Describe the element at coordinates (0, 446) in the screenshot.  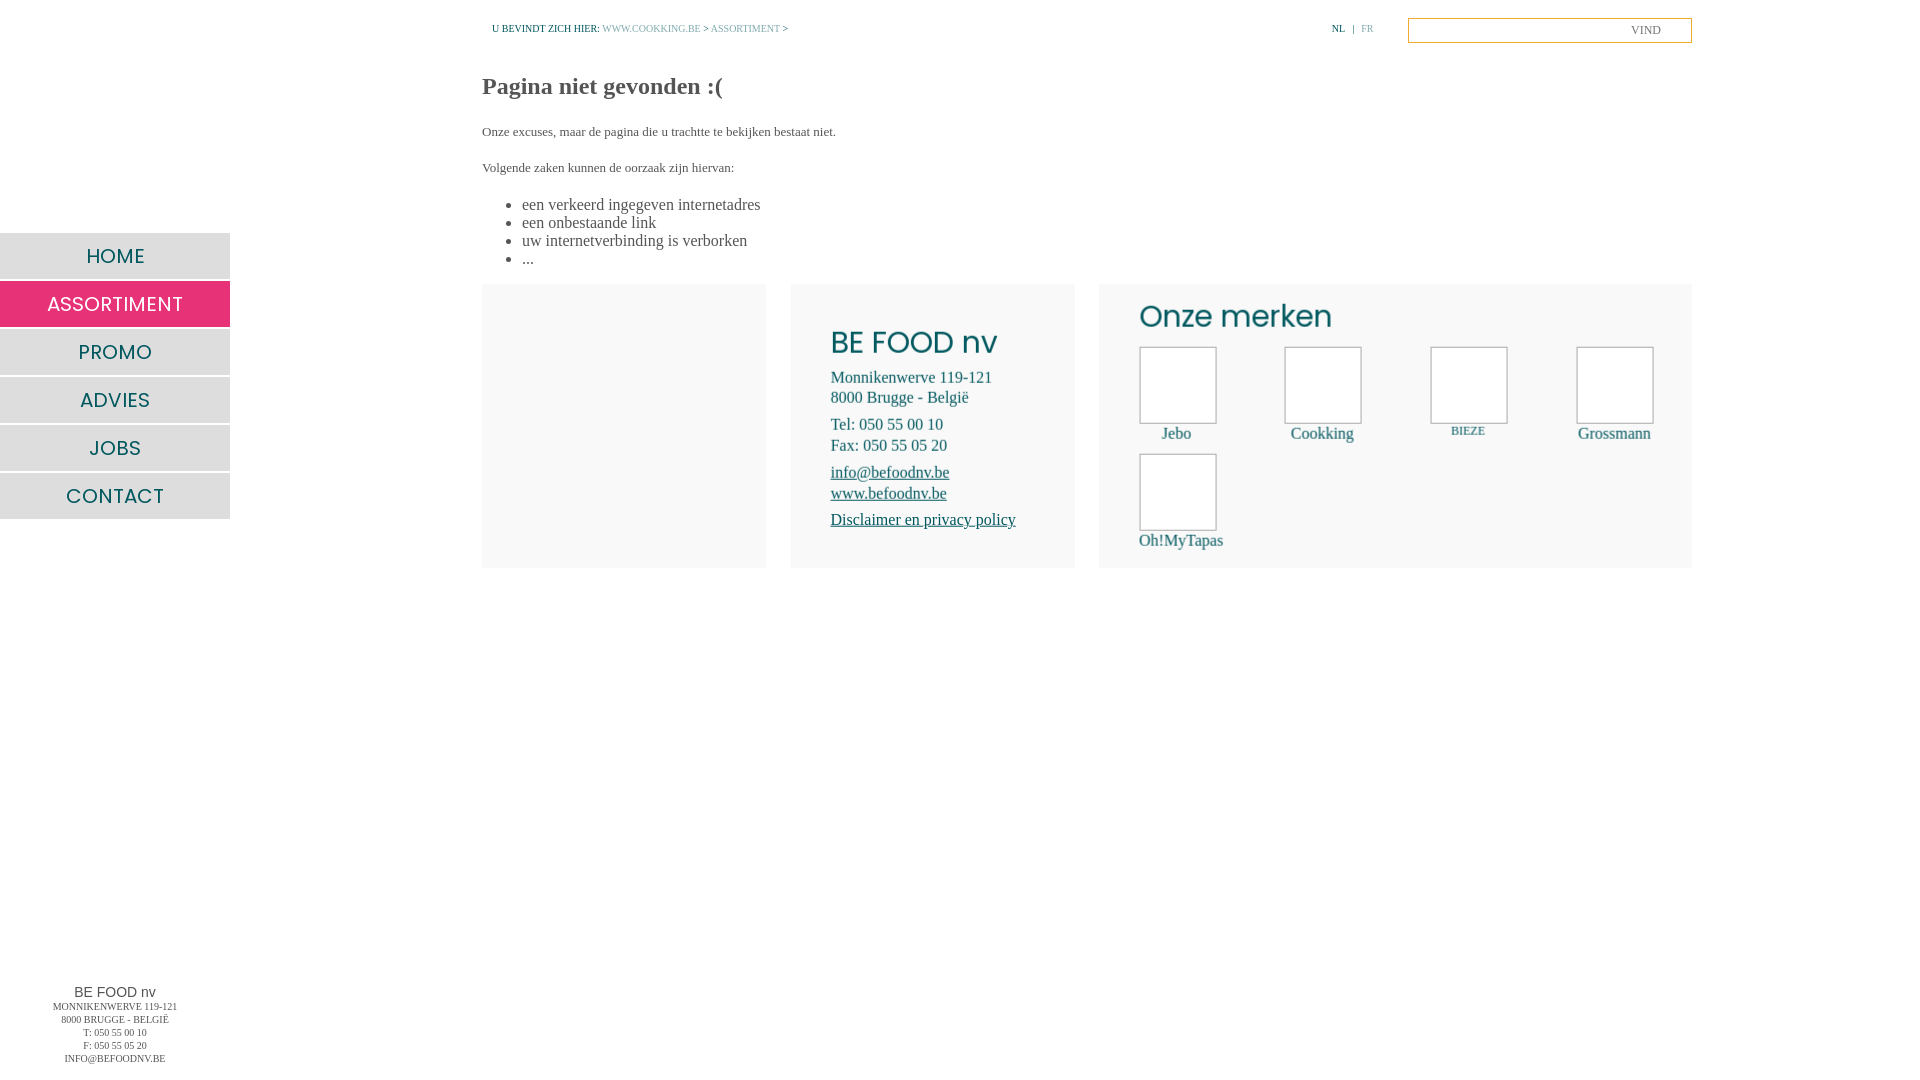
I see `'JOBS'` at that location.